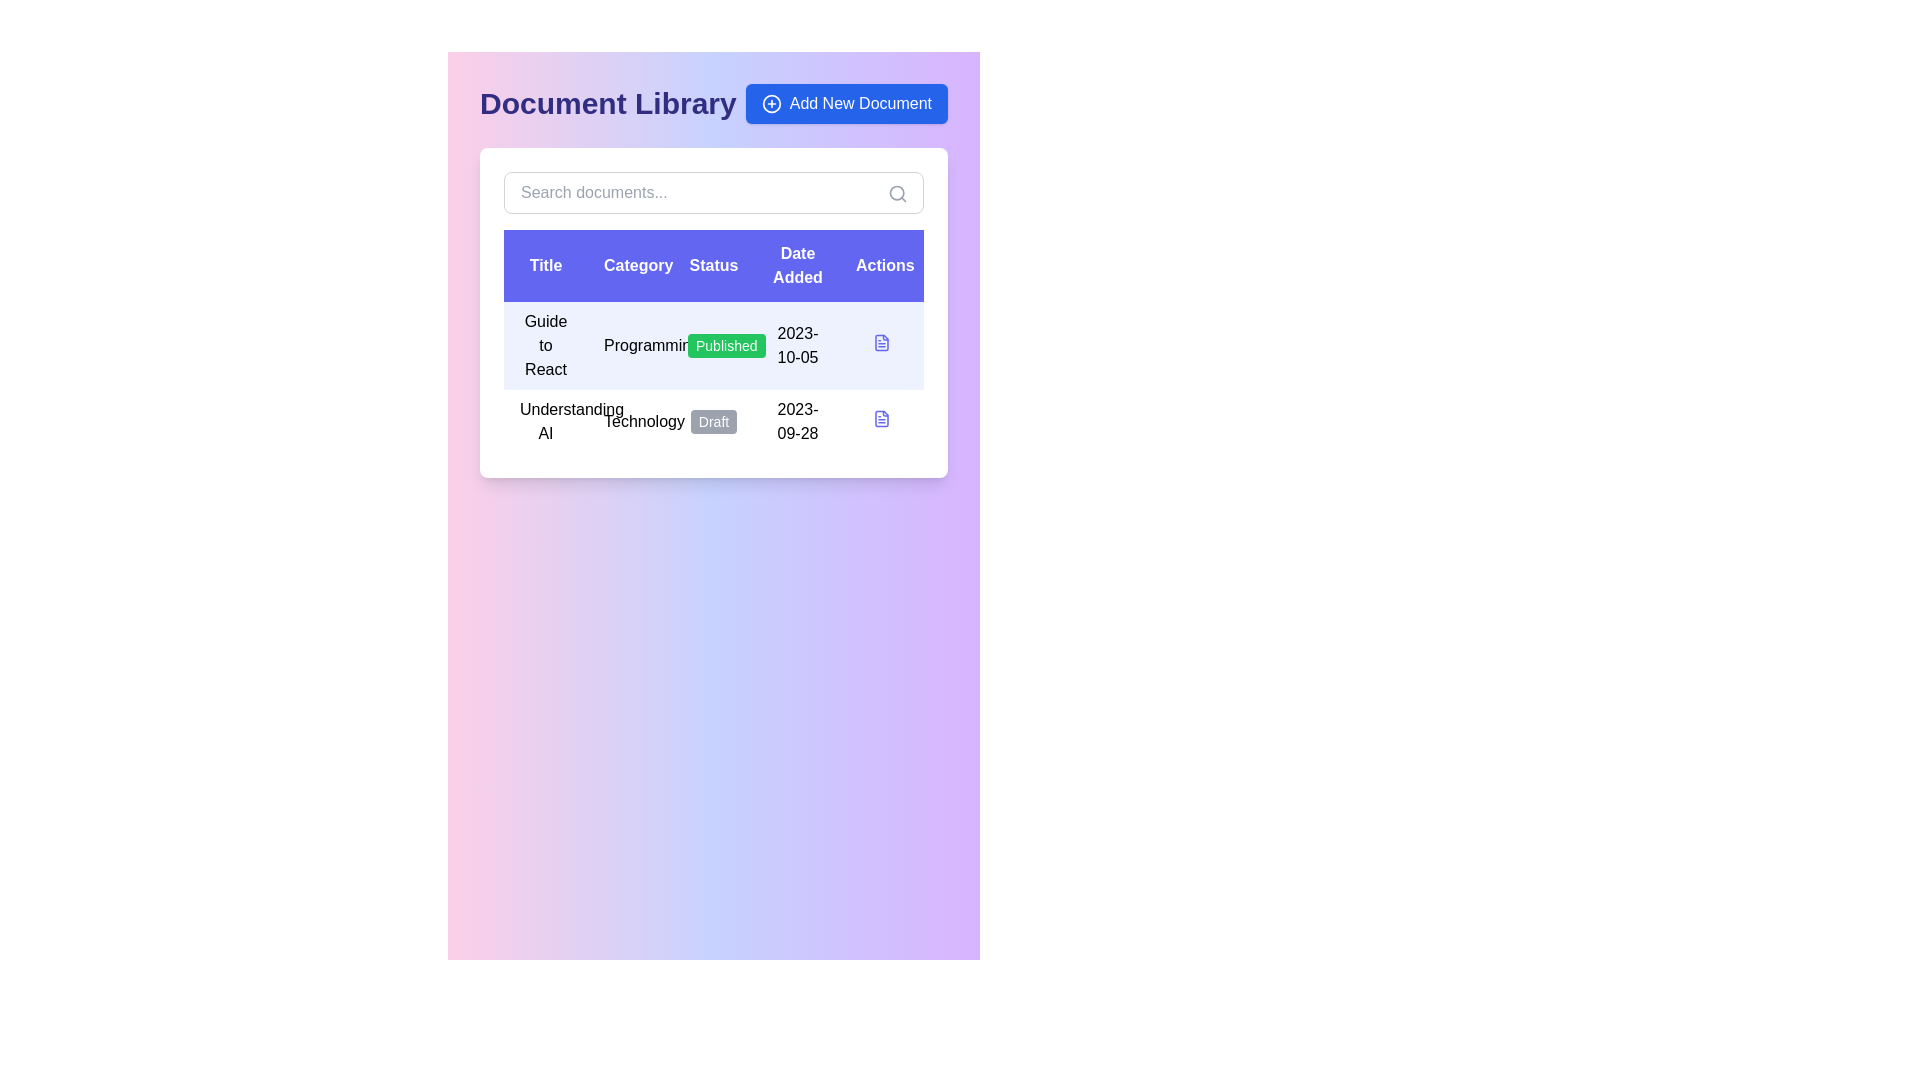  What do you see at coordinates (714, 420) in the screenshot?
I see `the 'Draft' button with a gray background and white text, located in the 'Status' column of the row for the document 'Understanding AI' in the 'Technology' category` at bounding box center [714, 420].